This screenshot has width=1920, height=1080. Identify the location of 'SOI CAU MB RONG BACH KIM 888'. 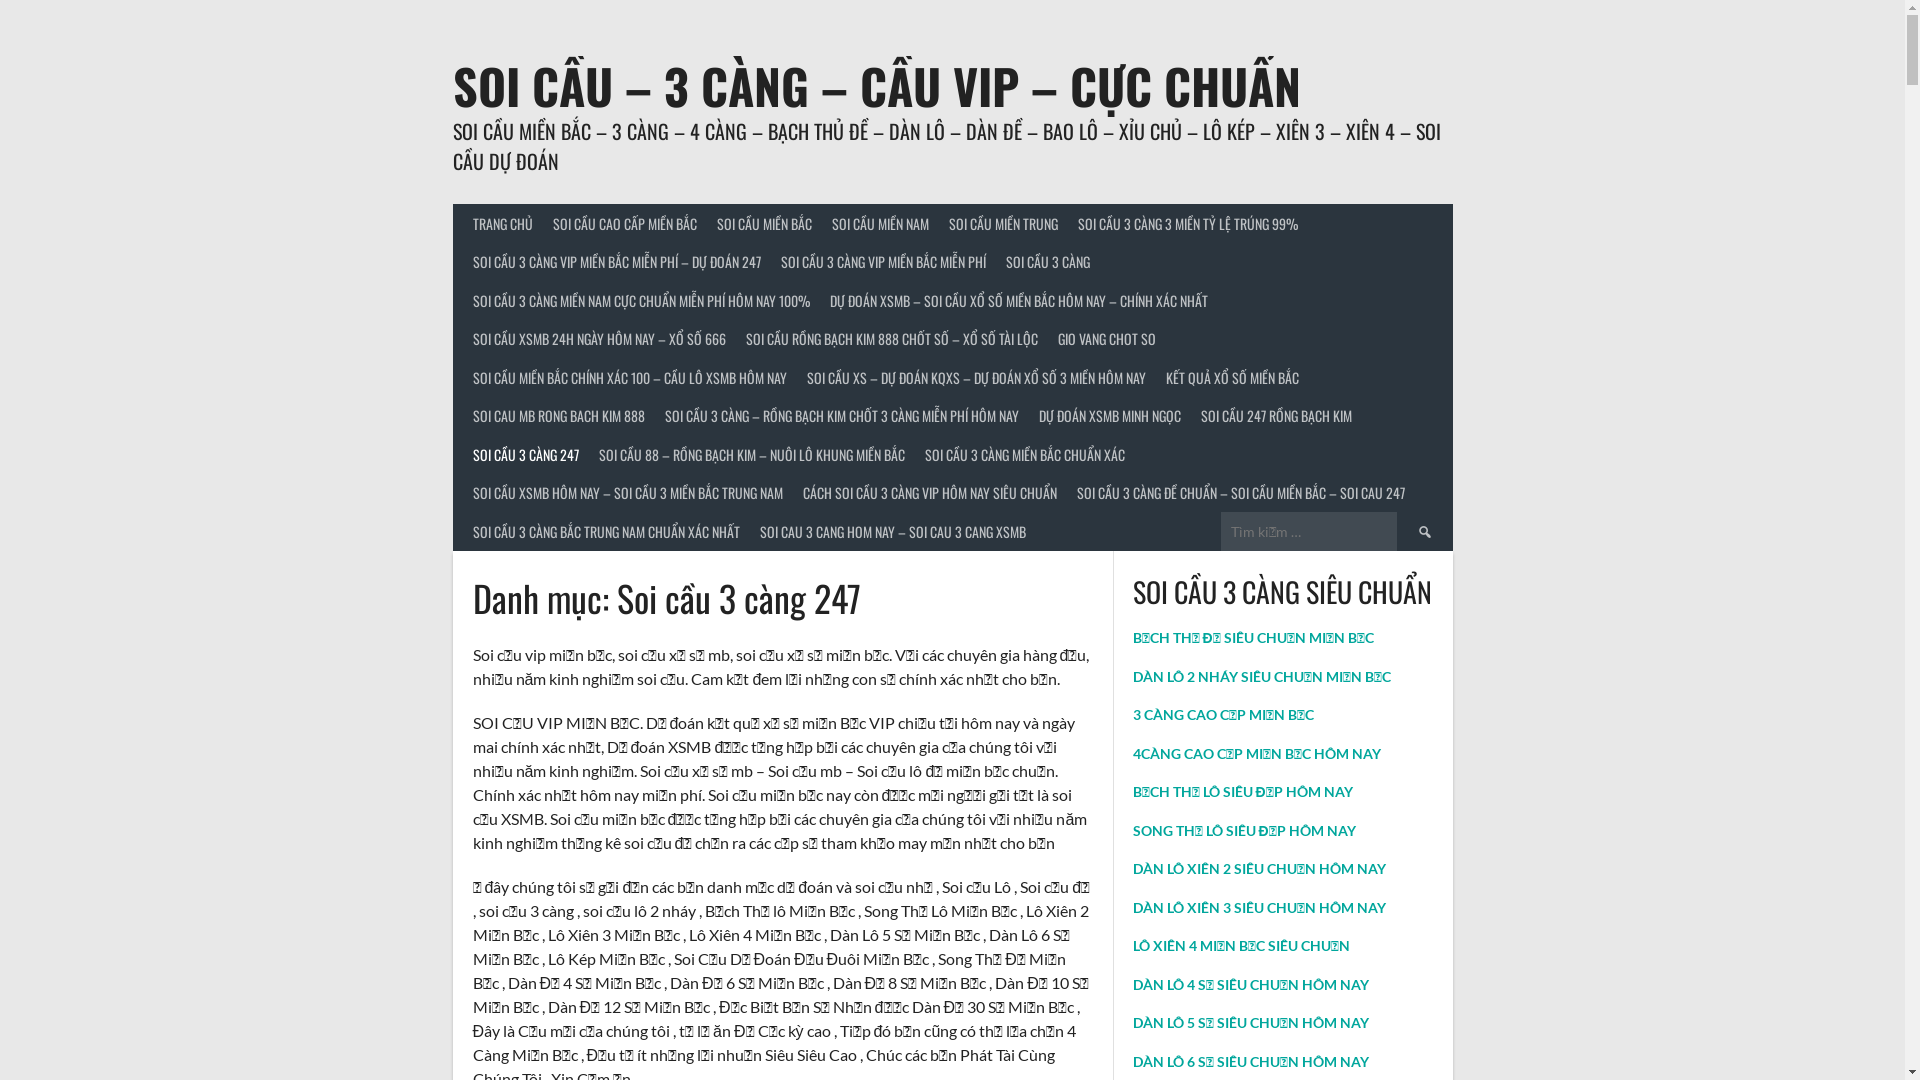
(460, 414).